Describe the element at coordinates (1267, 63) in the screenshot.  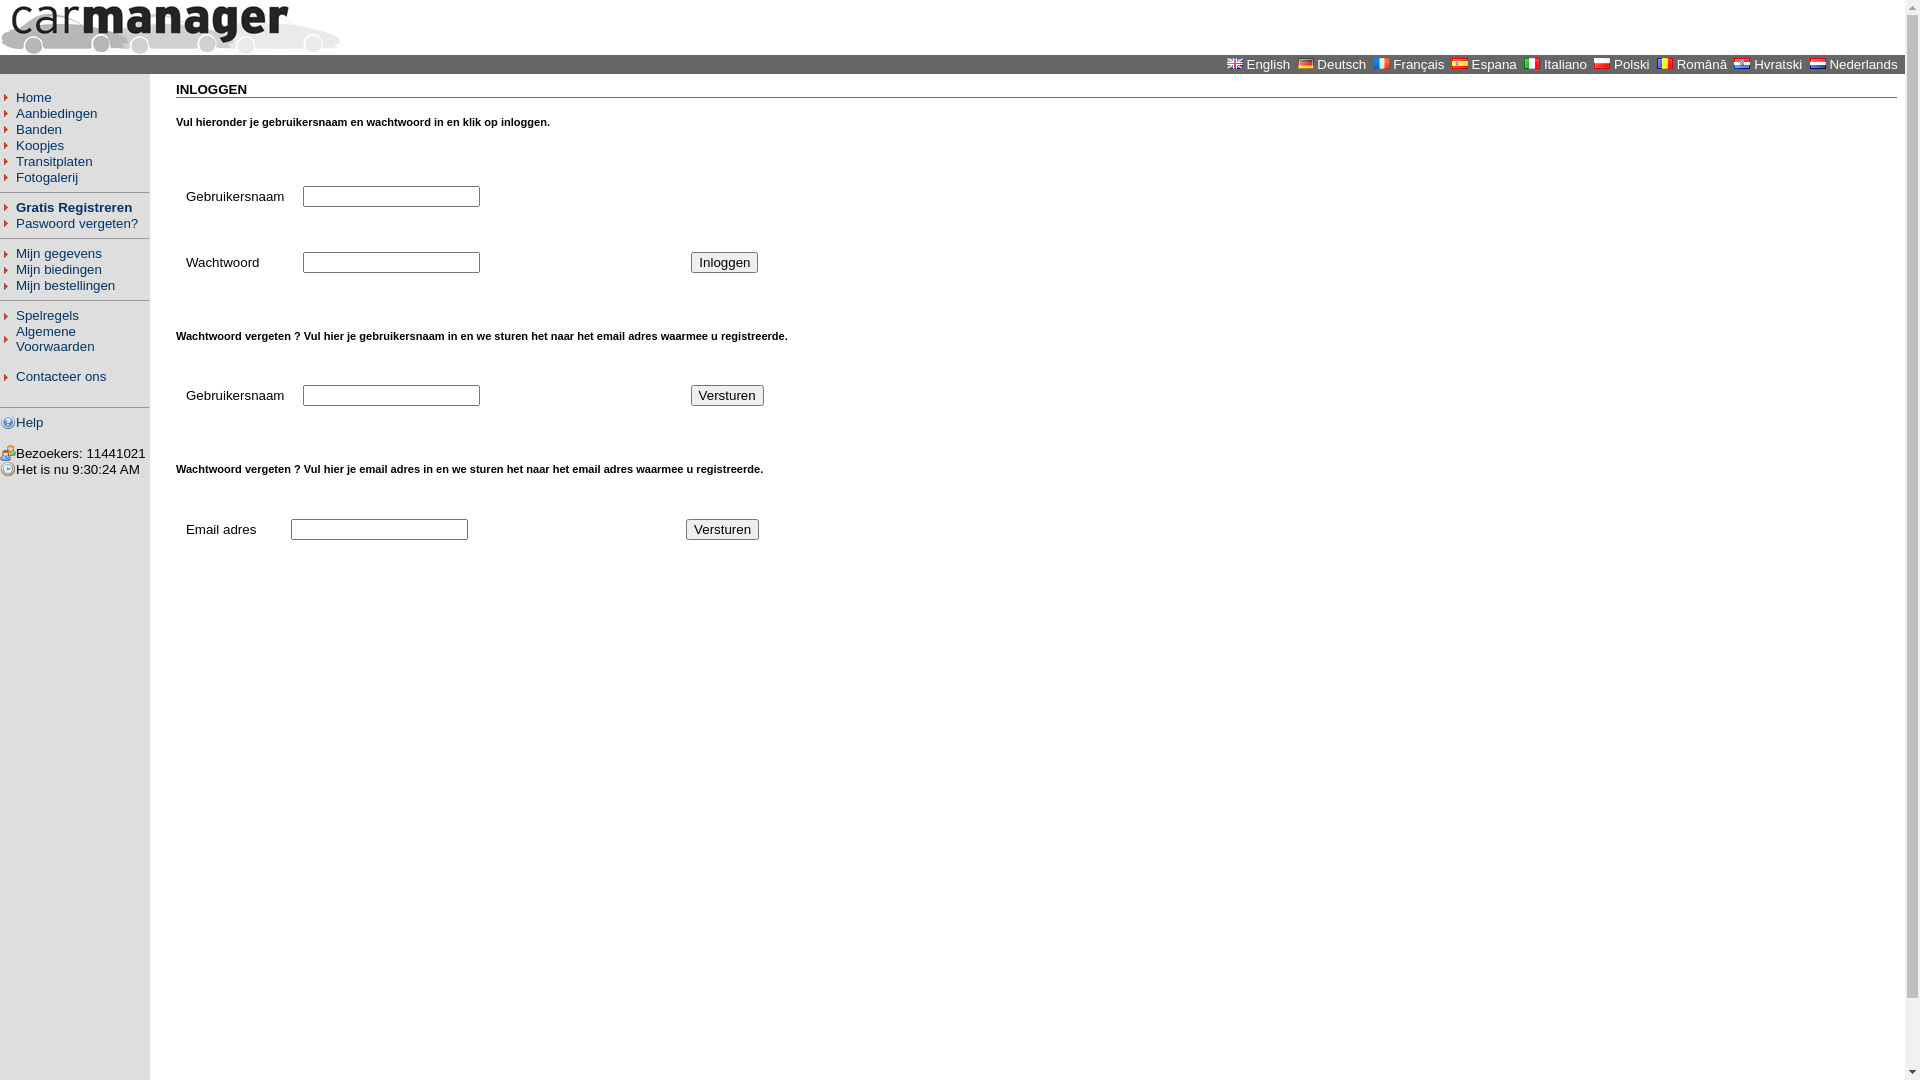
I see `'English'` at that location.